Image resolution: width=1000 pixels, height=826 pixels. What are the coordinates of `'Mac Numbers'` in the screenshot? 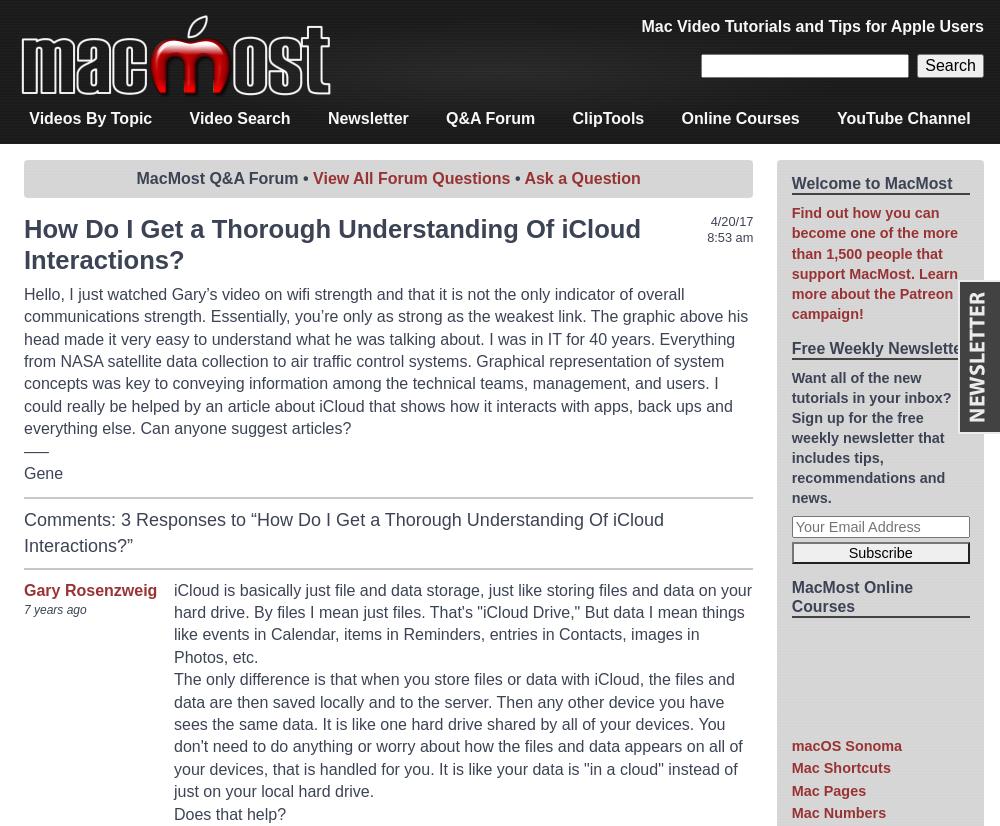 It's located at (837, 811).